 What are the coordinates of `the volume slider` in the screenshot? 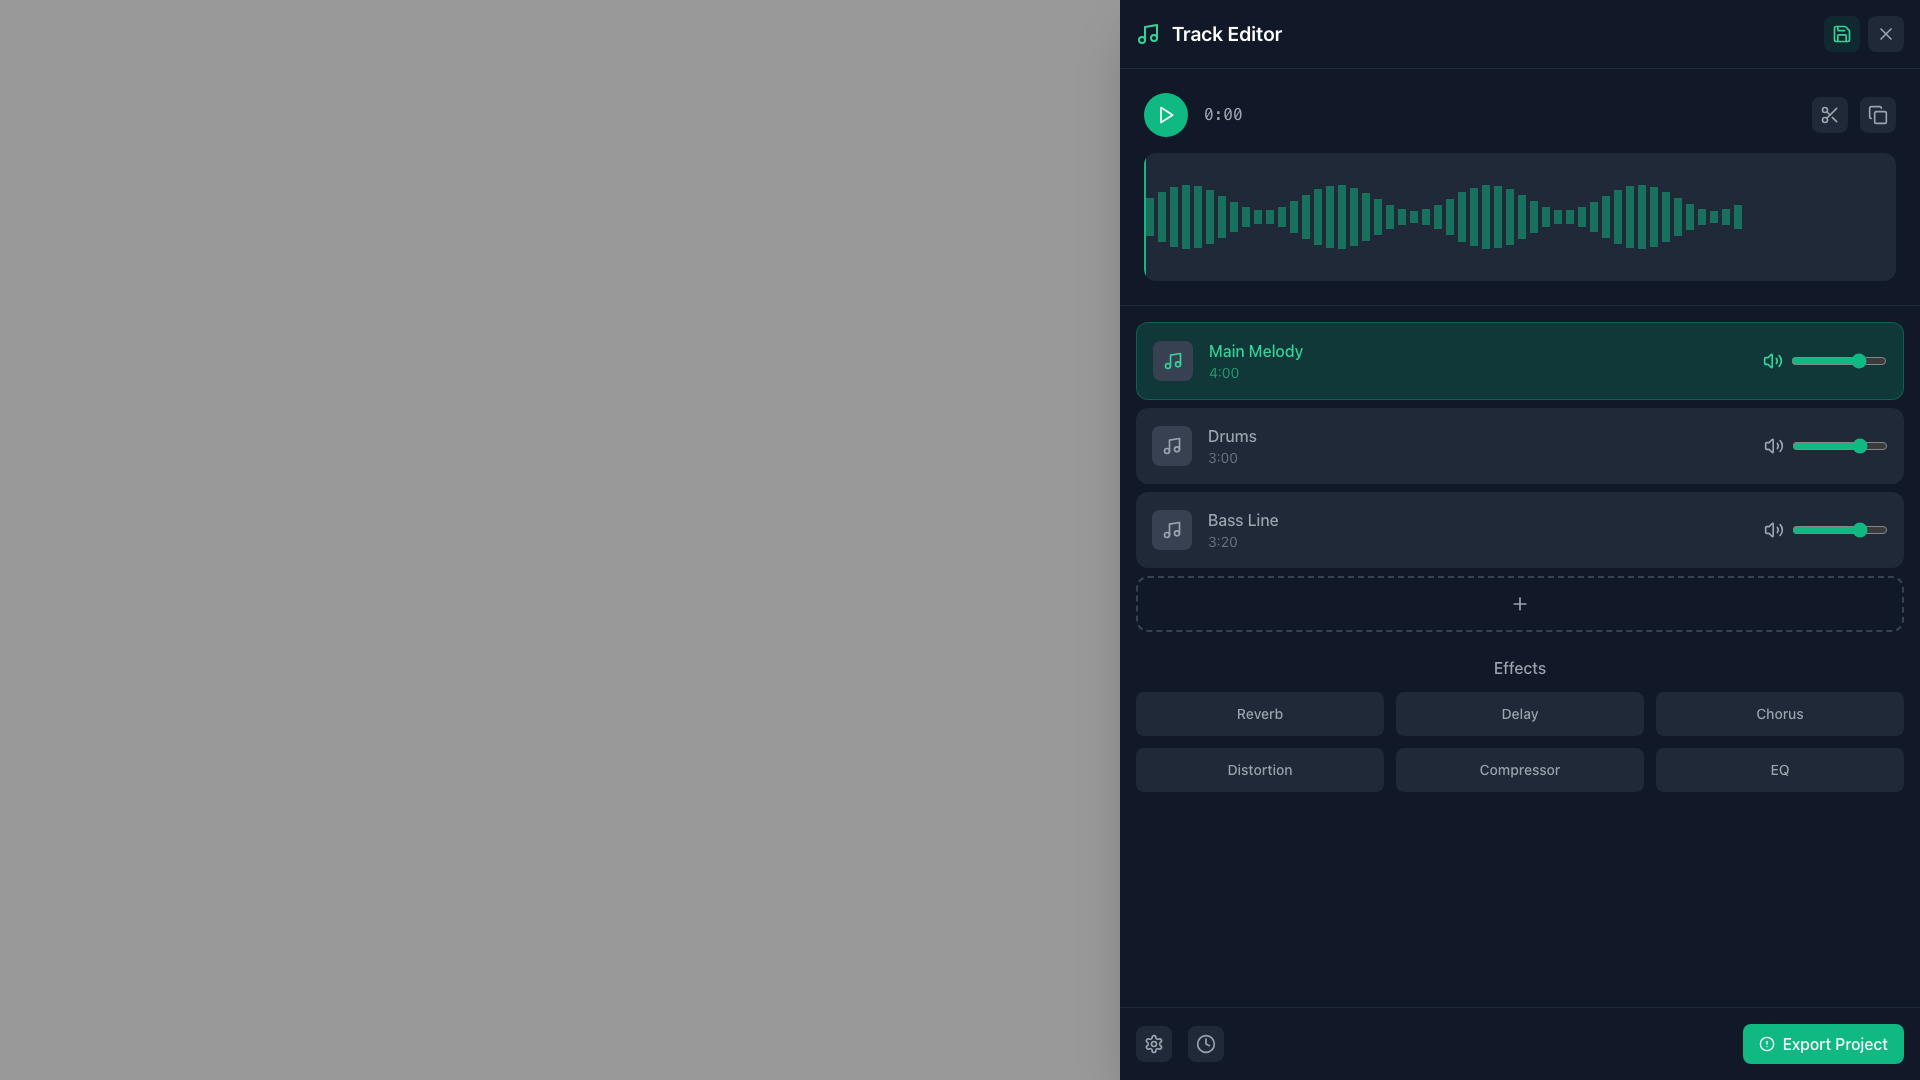 It's located at (1846, 528).